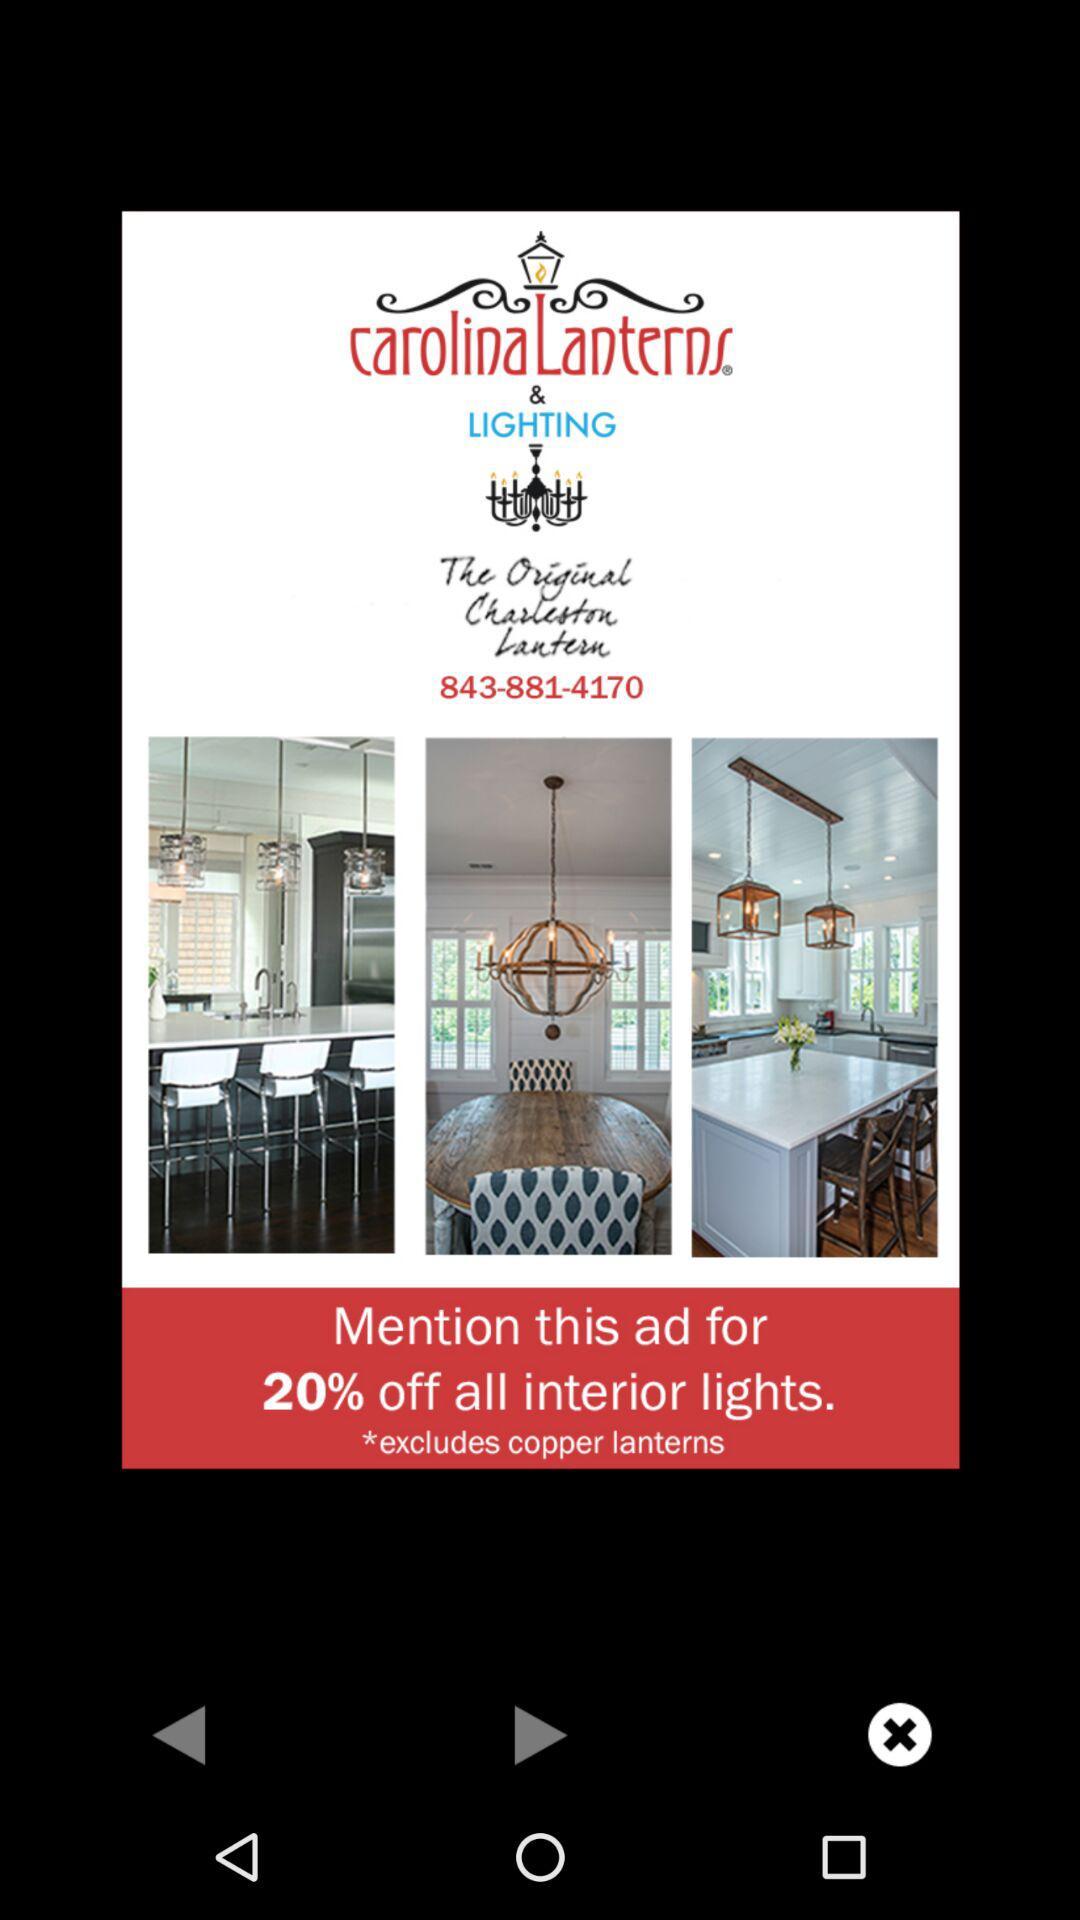  What do you see at coordinates (540, 1733) in the screenshot?
I see `go forward` at bounding box center [540, 1733].